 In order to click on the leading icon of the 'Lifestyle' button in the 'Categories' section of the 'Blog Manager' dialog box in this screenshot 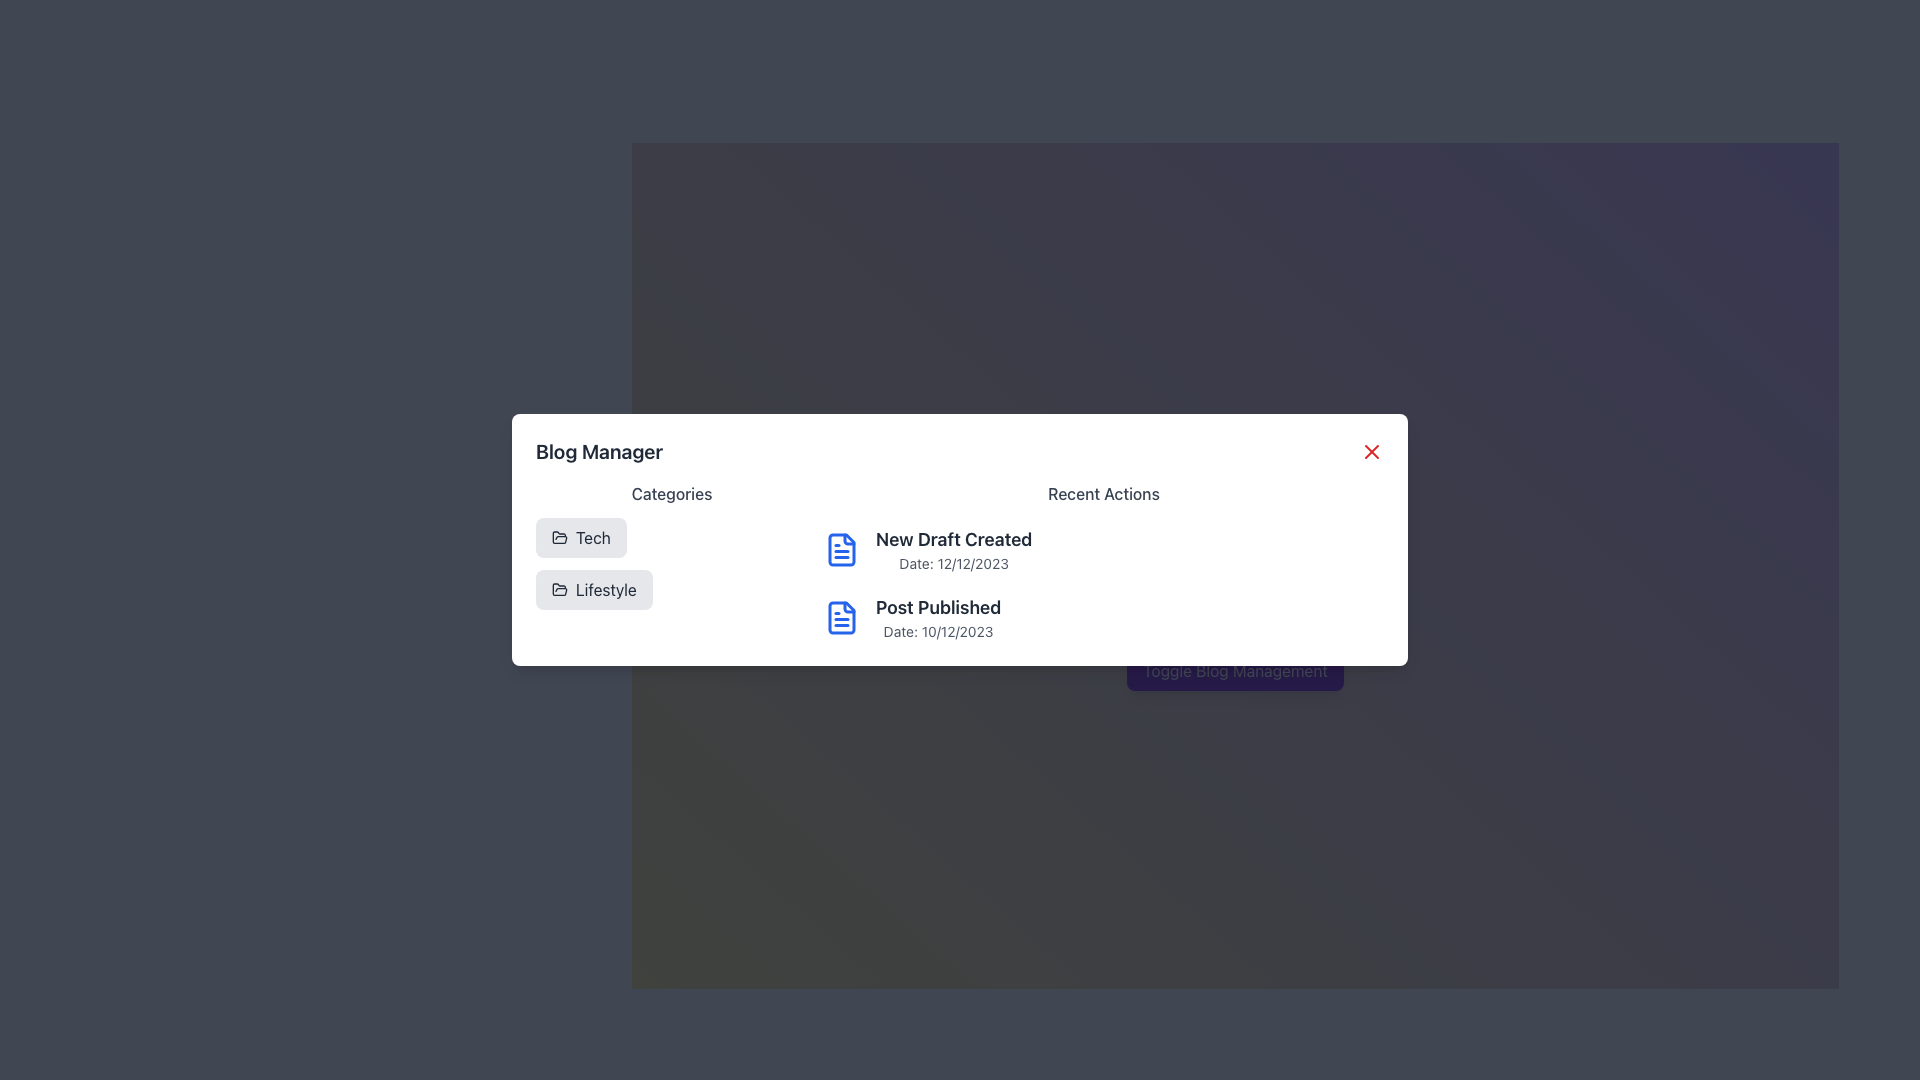, I will do `click(560, 589)`.